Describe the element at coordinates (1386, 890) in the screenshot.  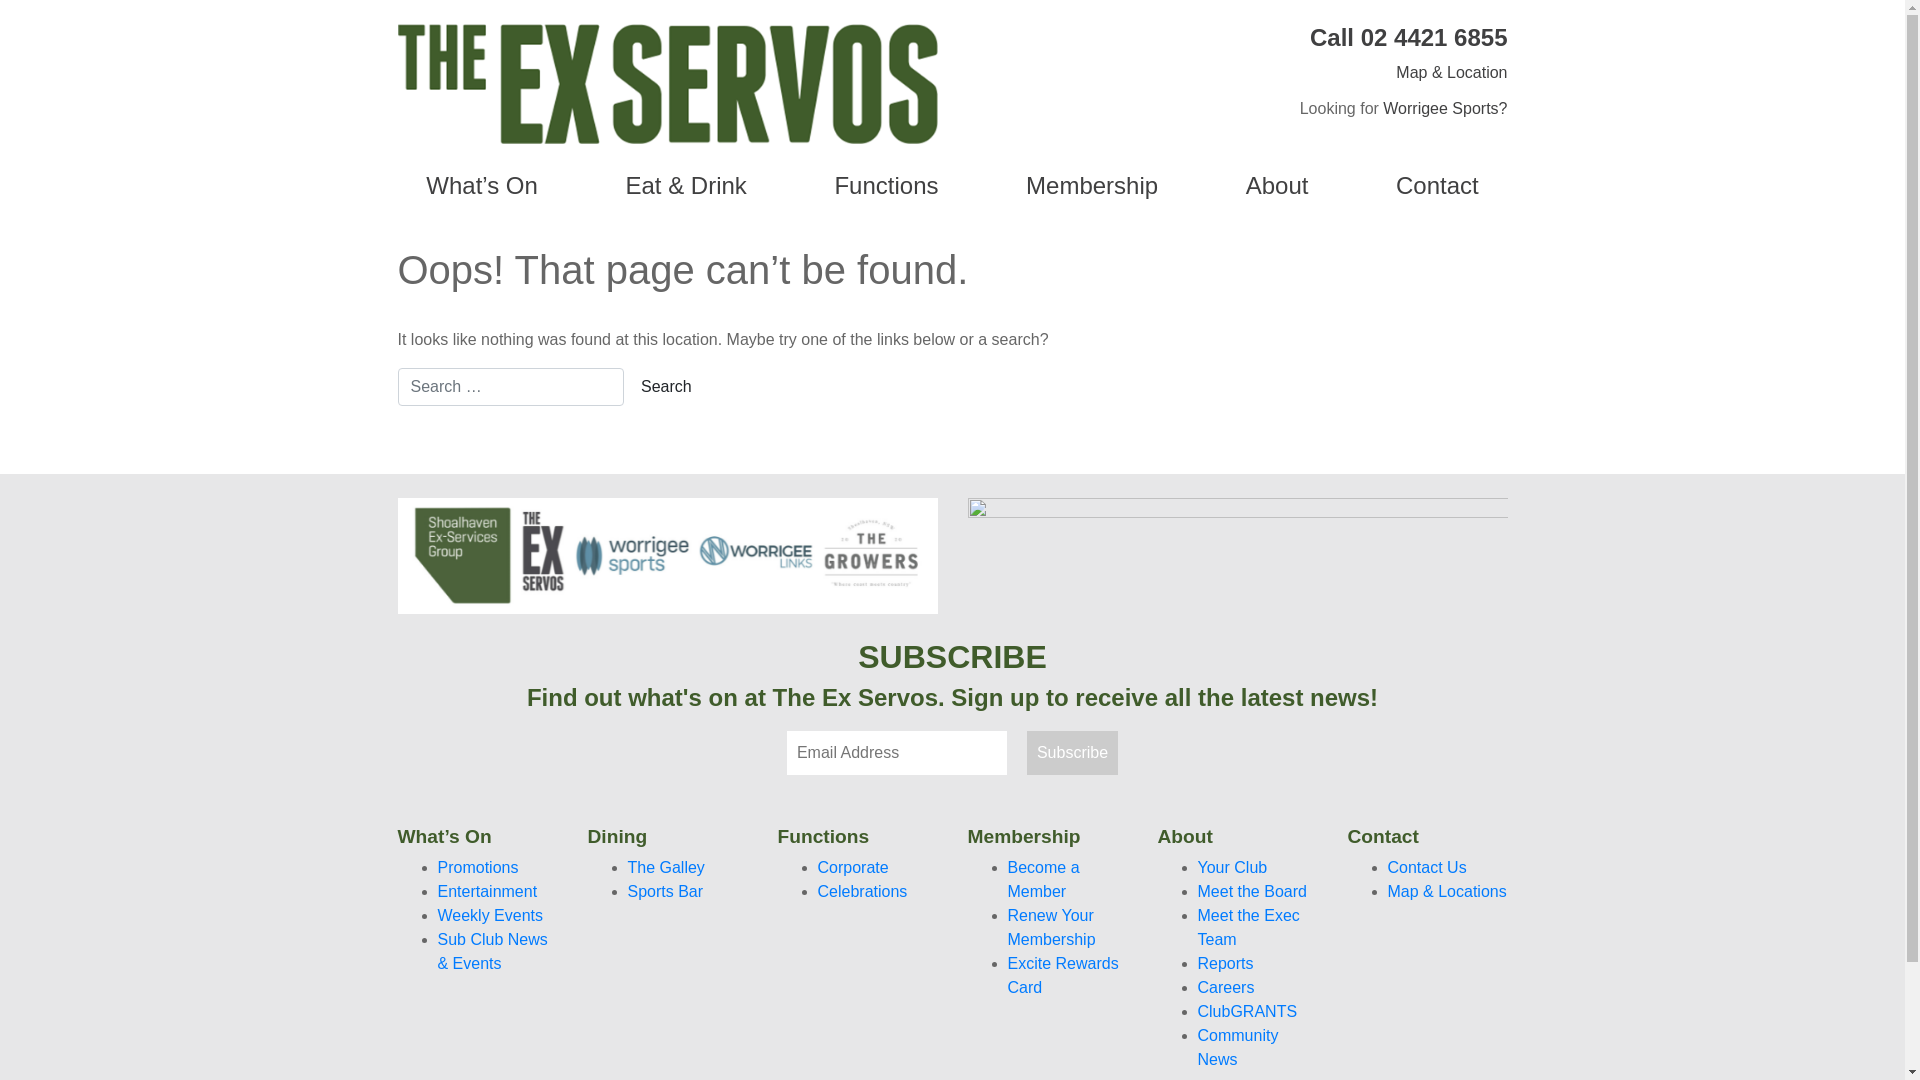
I see `'Map & Locations'` at that location.